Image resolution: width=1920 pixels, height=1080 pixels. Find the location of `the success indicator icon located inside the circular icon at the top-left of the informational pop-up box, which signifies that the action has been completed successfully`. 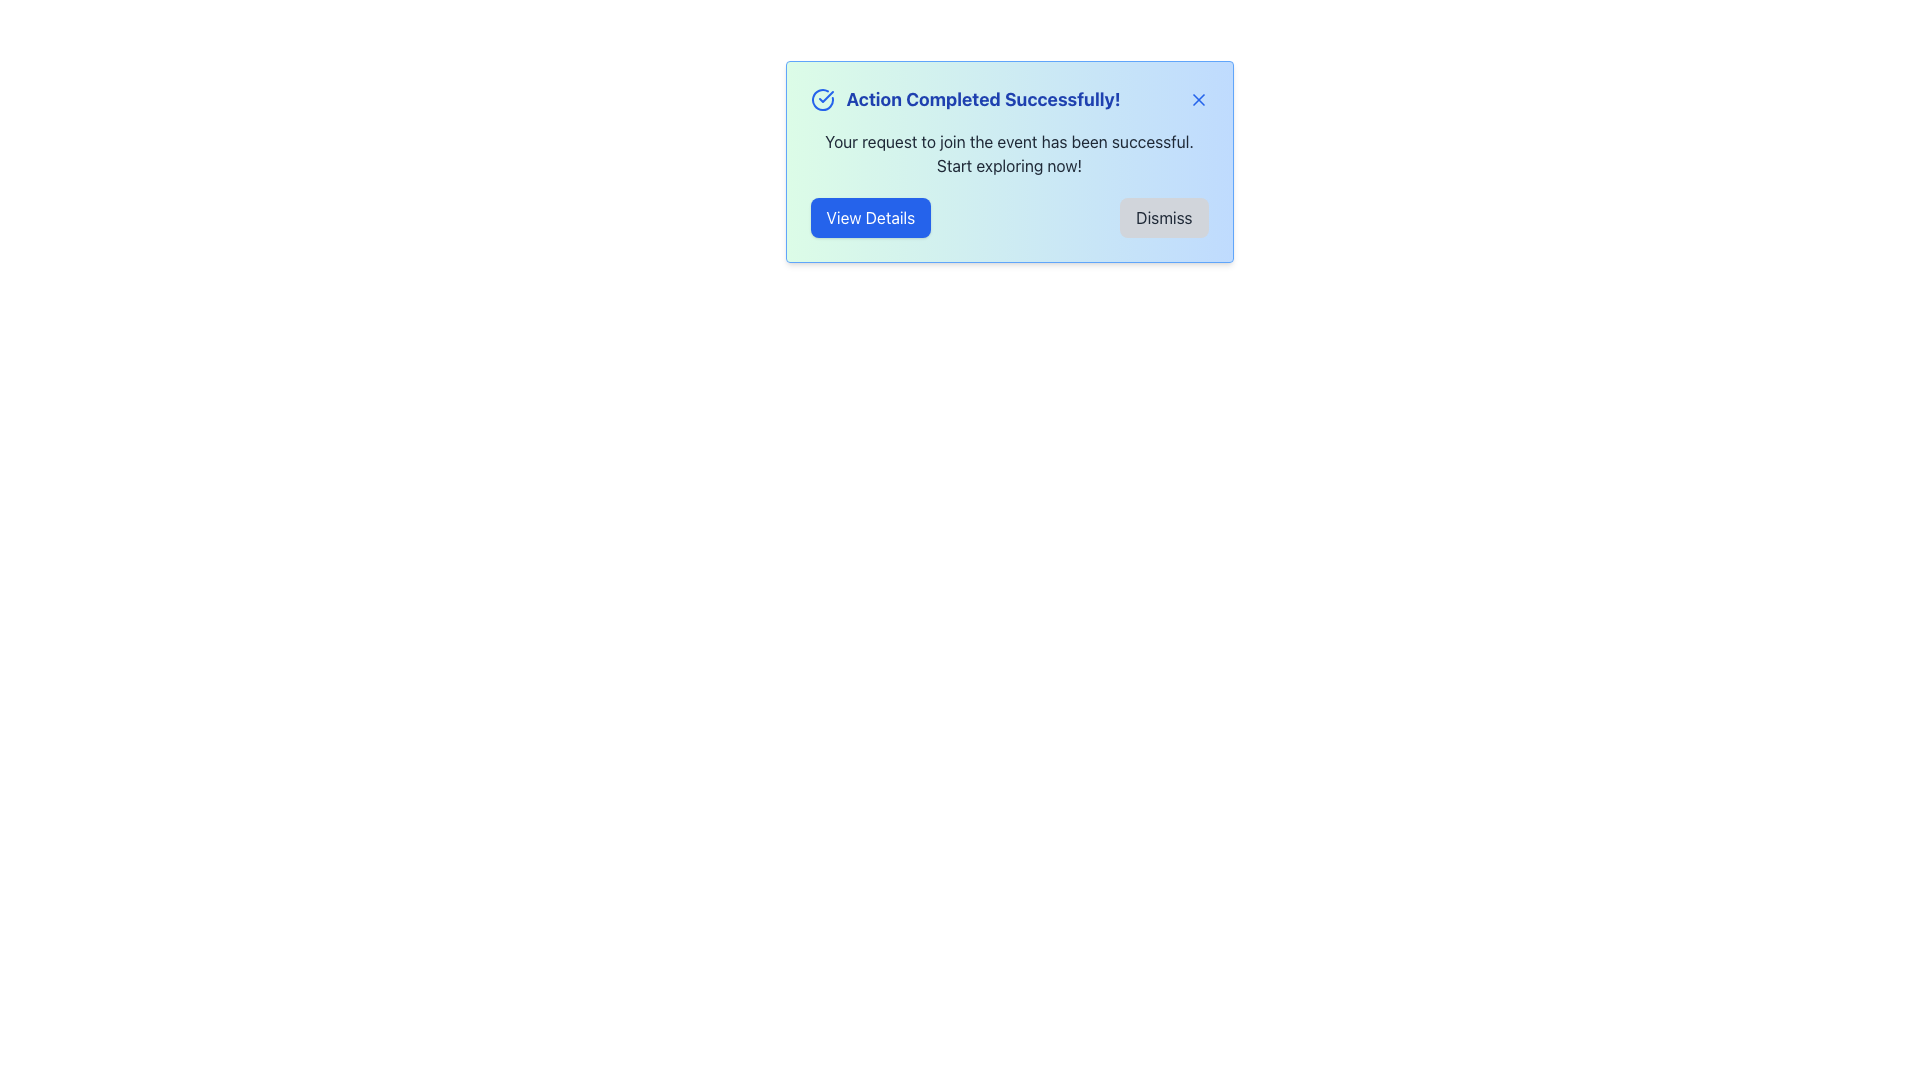

the success indicator icon located inside the circular icon at the top-left of the informational pop-up box, which signifies that the action has been completed successfully is located at coordinates (825, 96).